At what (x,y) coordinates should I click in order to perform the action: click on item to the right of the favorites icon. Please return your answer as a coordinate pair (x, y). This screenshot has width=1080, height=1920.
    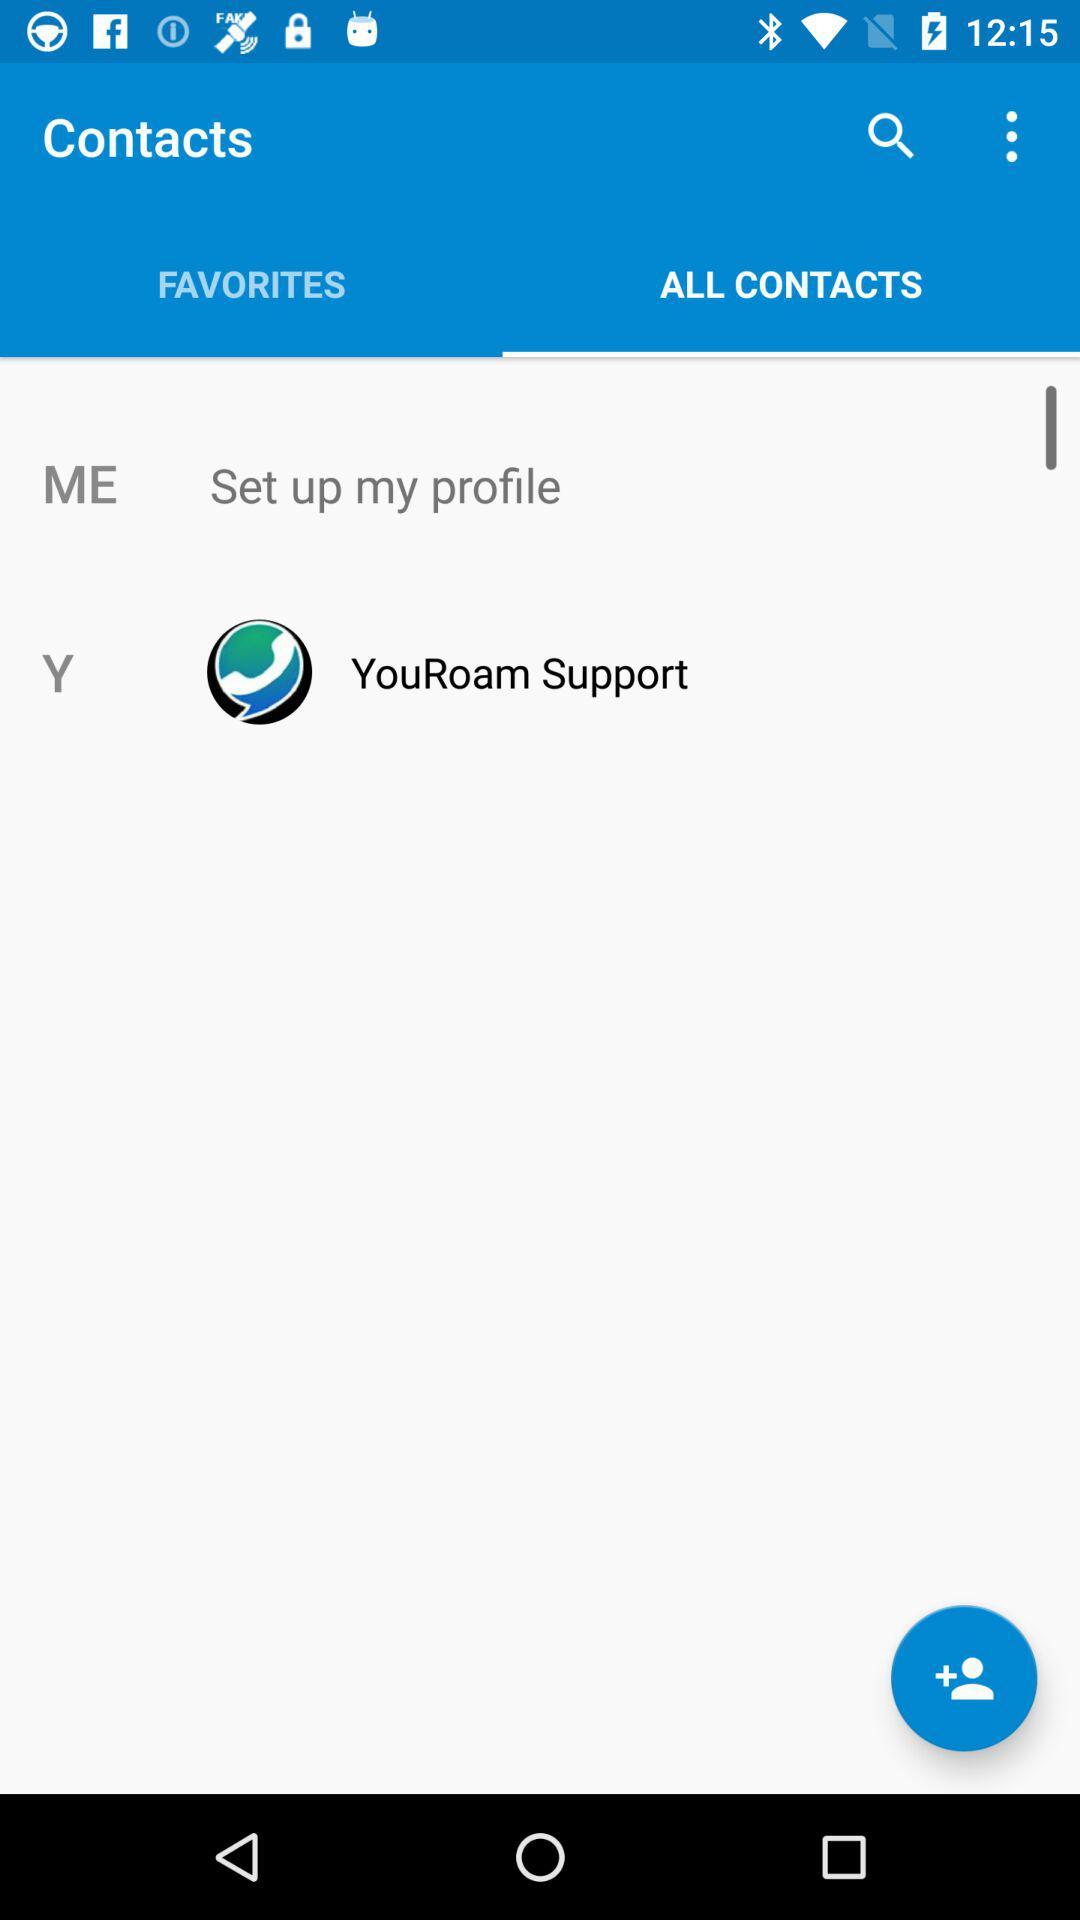
    Looking at the image, I should click on (790, 282).